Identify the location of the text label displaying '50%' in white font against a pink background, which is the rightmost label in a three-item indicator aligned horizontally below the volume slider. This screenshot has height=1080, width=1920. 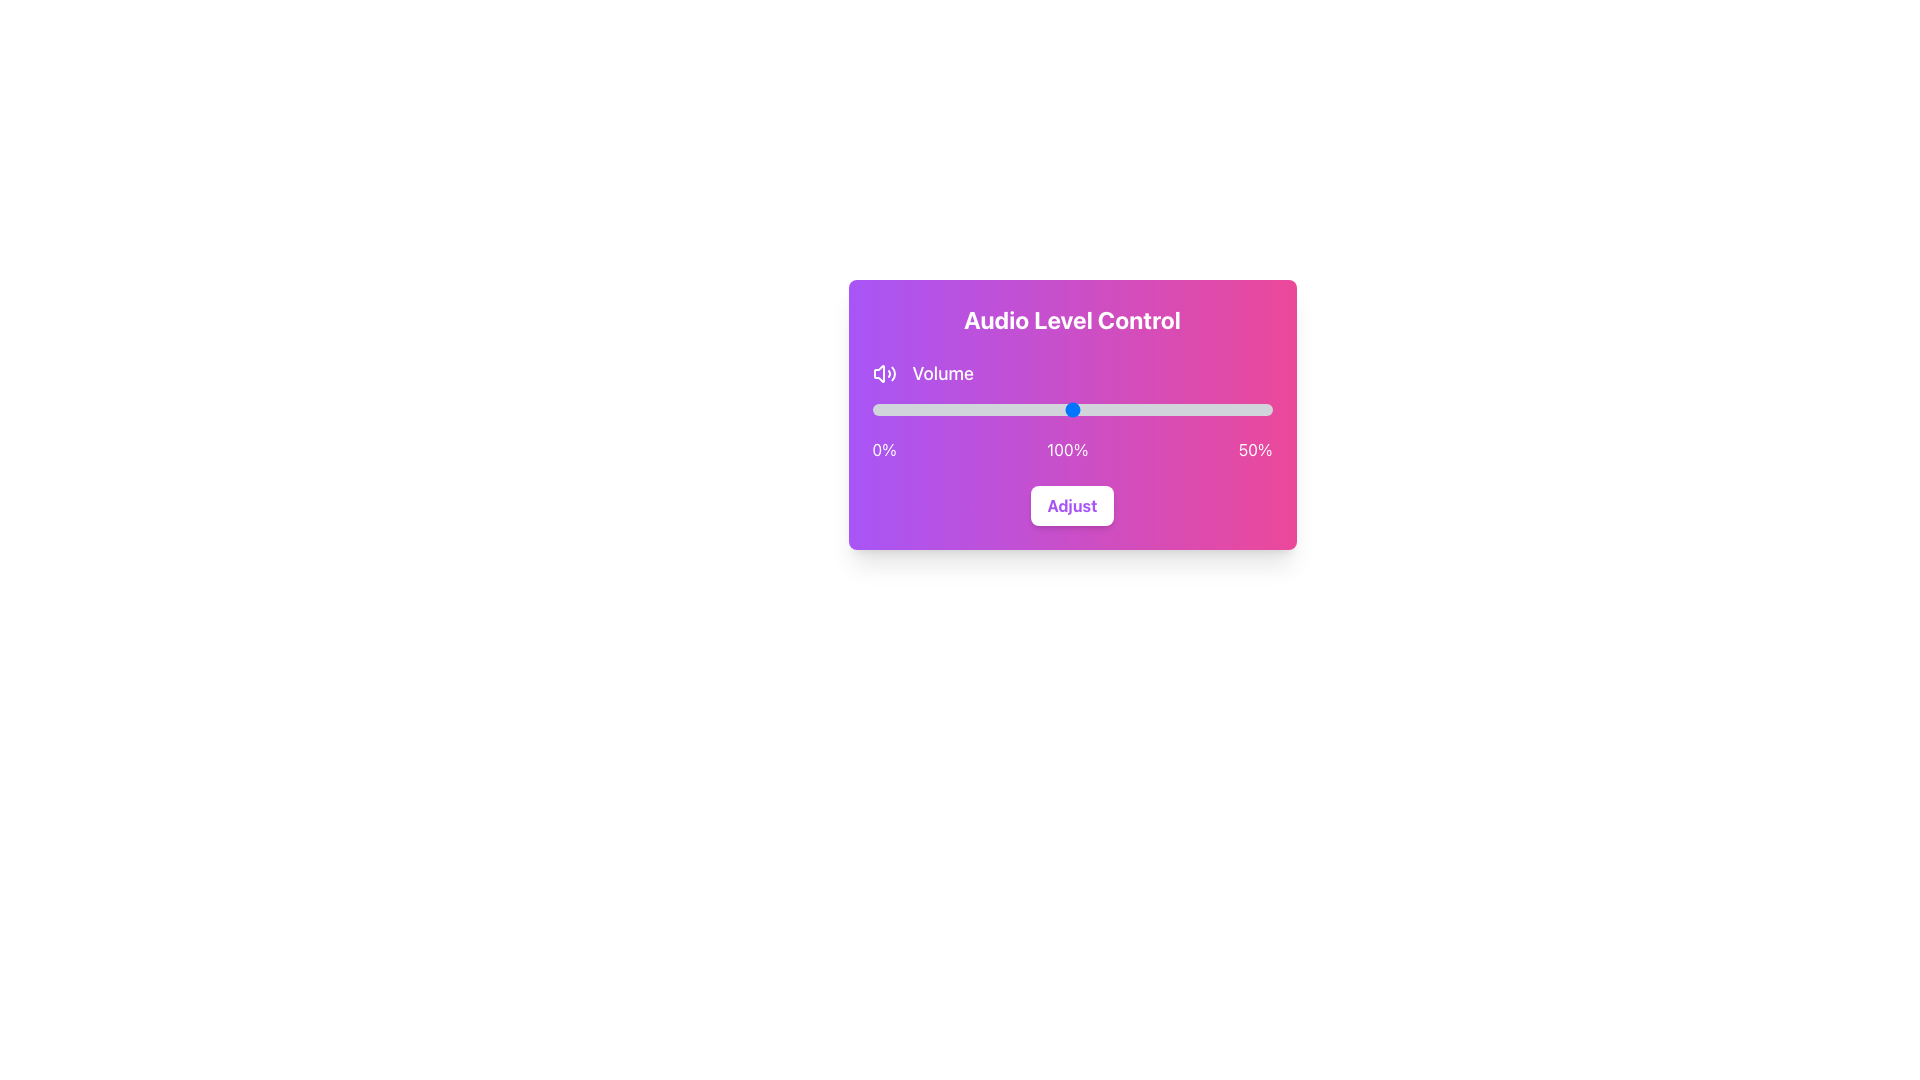
(1254, 450).